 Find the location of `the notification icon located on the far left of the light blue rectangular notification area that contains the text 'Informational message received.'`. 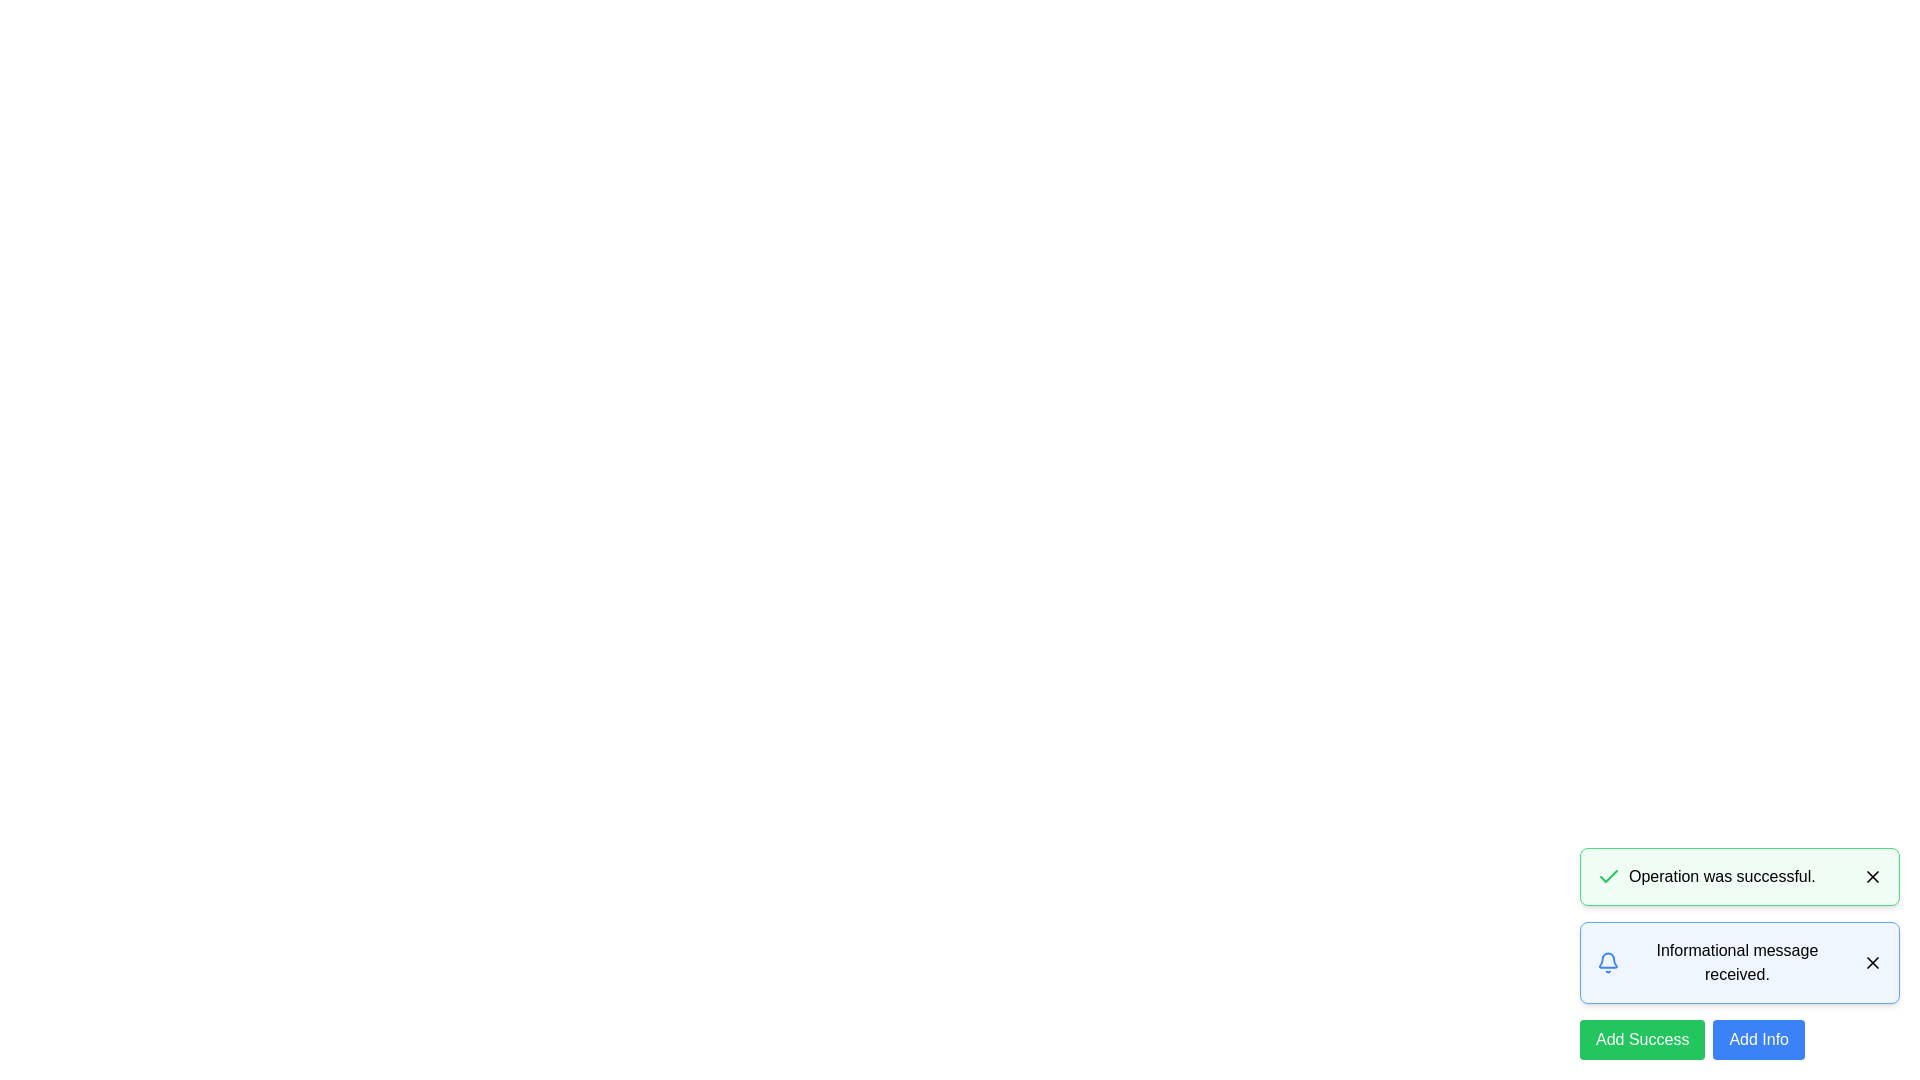

the notification icon located on the far left of the light blue rectangular notification area that contains the text 'Informational message received.' is located at coordinates (1608, 962).